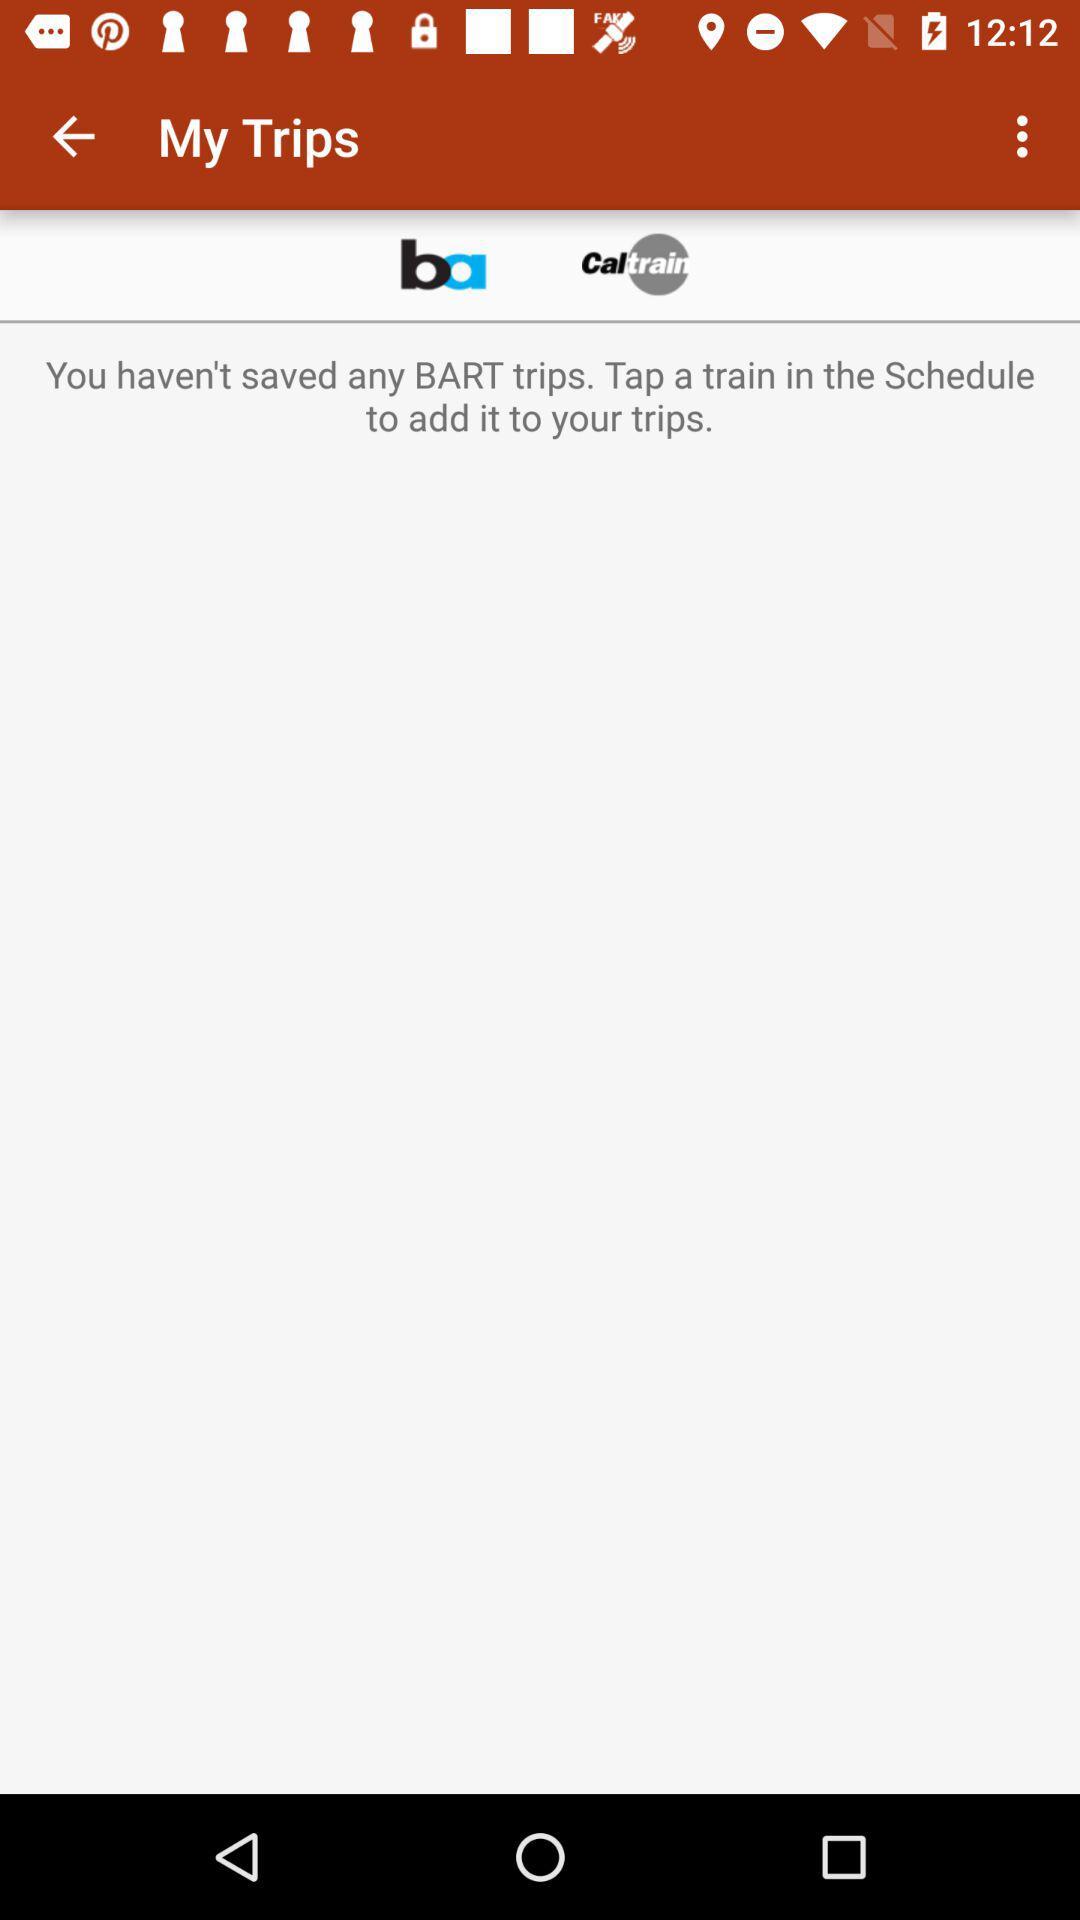 Image resolution: width=1080 pixels, height=1920 pixels. What do you see at coordinates (441, 264) in the screenshot?
I see `app below the my trips icon` at bounding box center [441, 264].